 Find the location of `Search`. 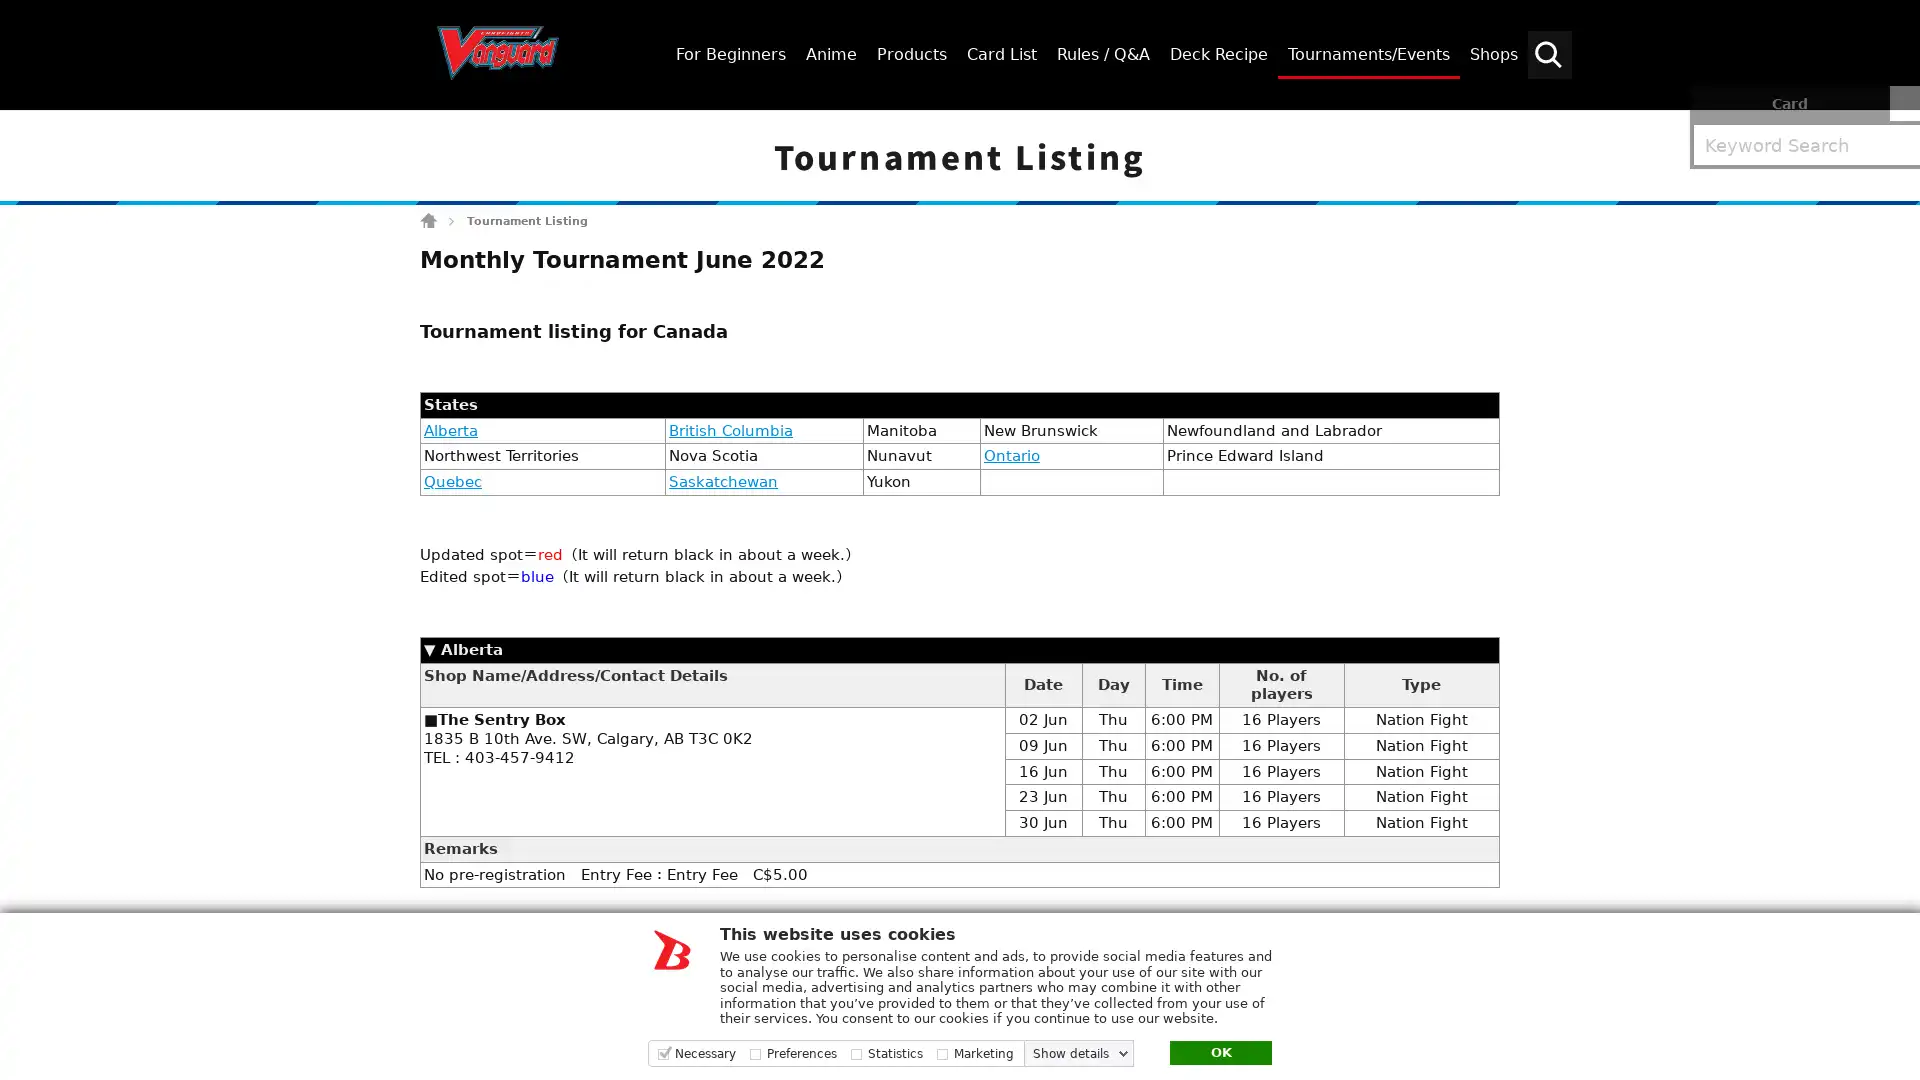

Search is located at coordinates (1895, 127).